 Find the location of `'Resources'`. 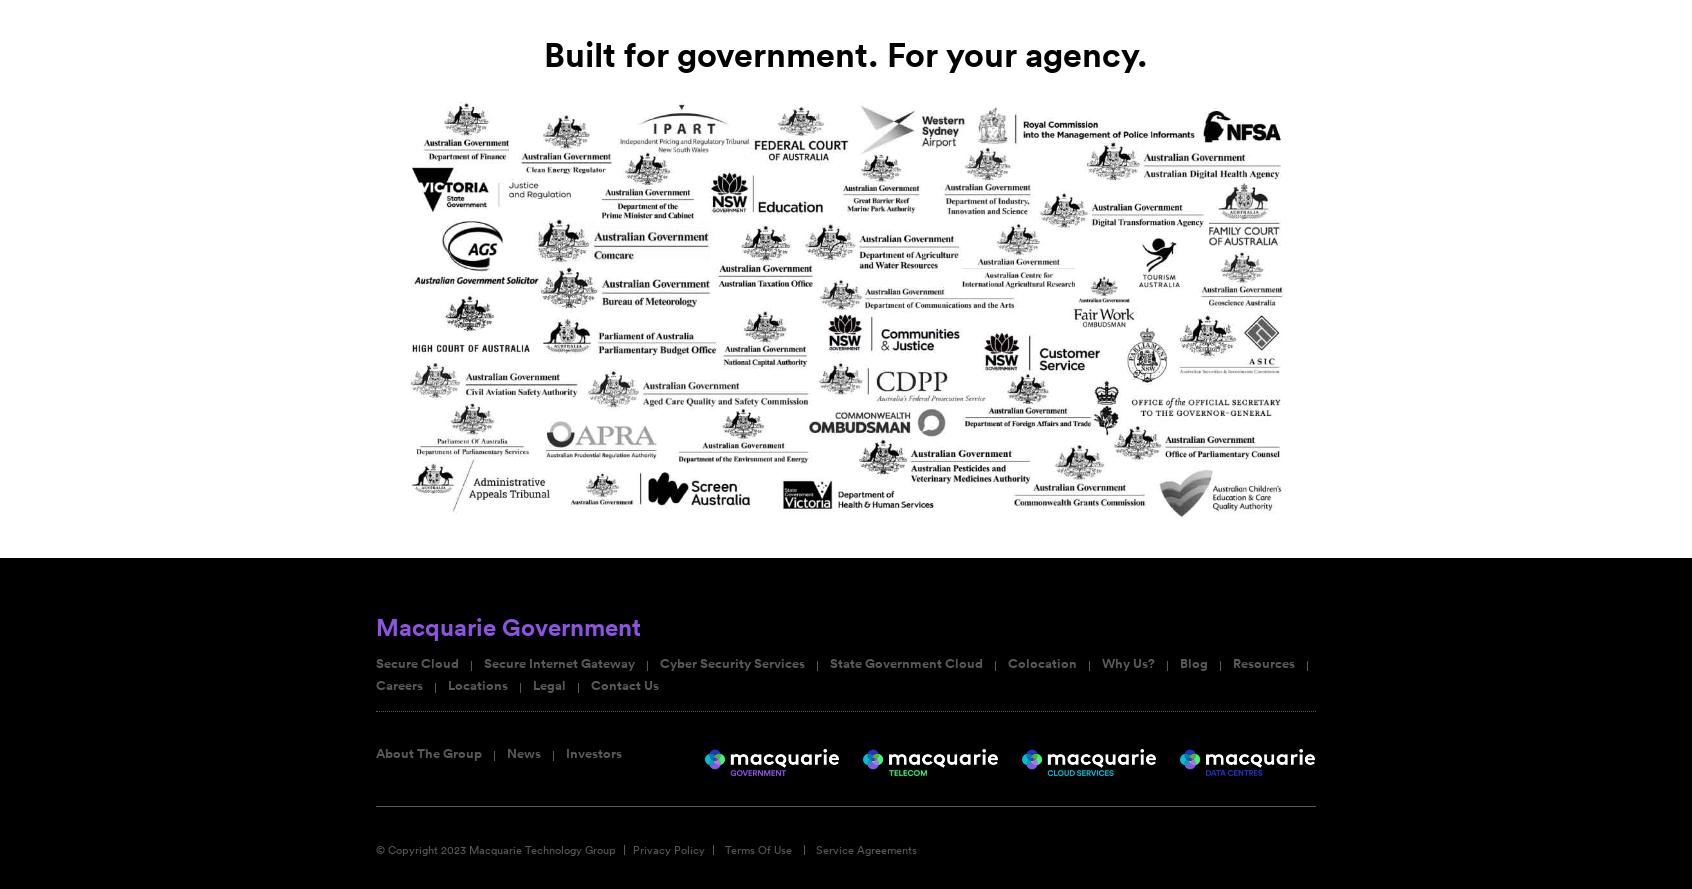

'Resources' is located at coordinates (1263, 663).